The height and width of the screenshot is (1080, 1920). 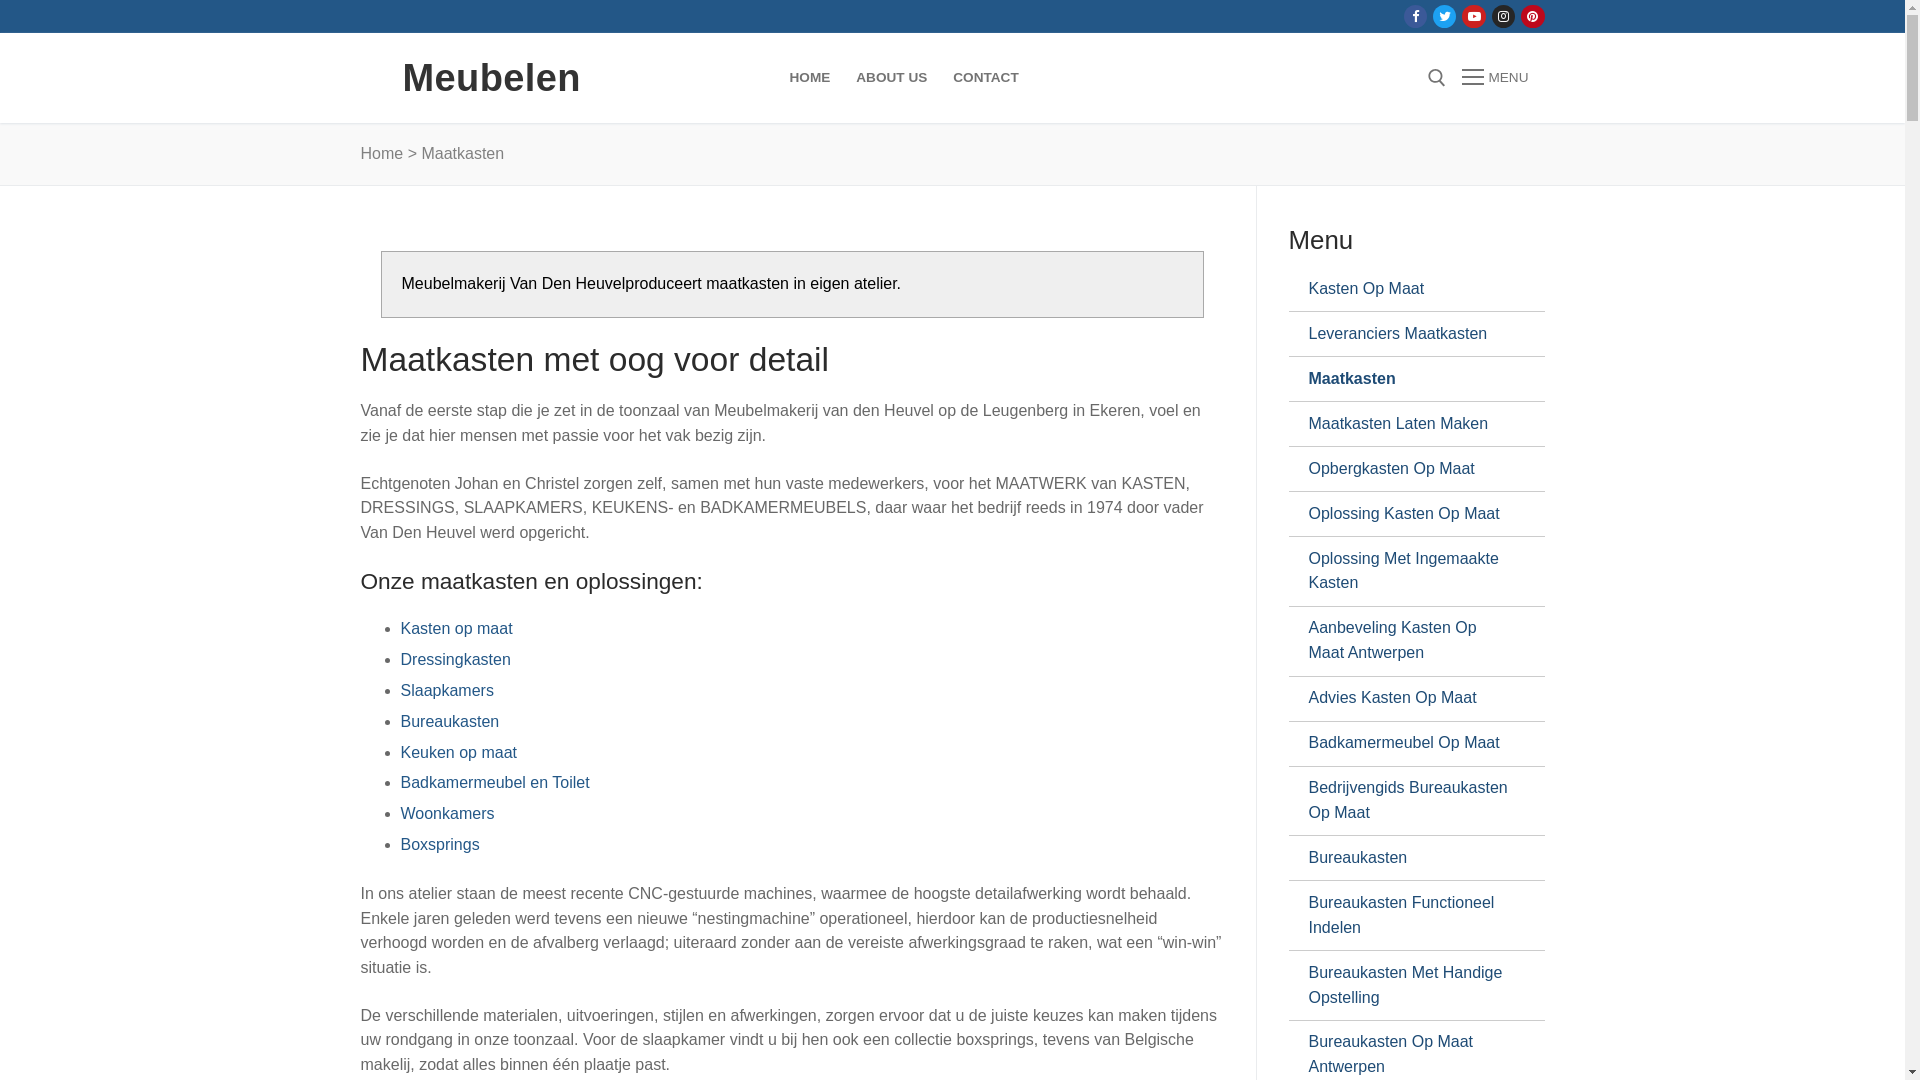 I want to click on 'Slaapkamers', so click(x=445, y=689).